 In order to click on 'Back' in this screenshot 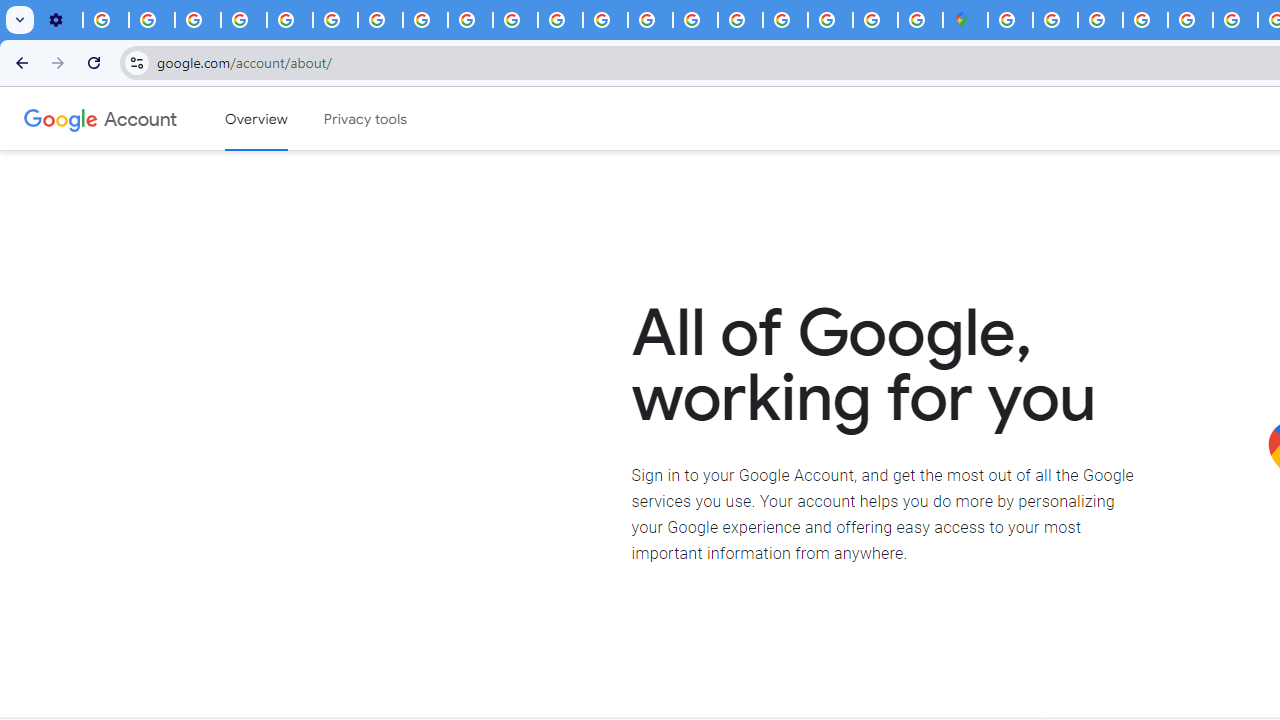, I will do `click(19, 61)`.